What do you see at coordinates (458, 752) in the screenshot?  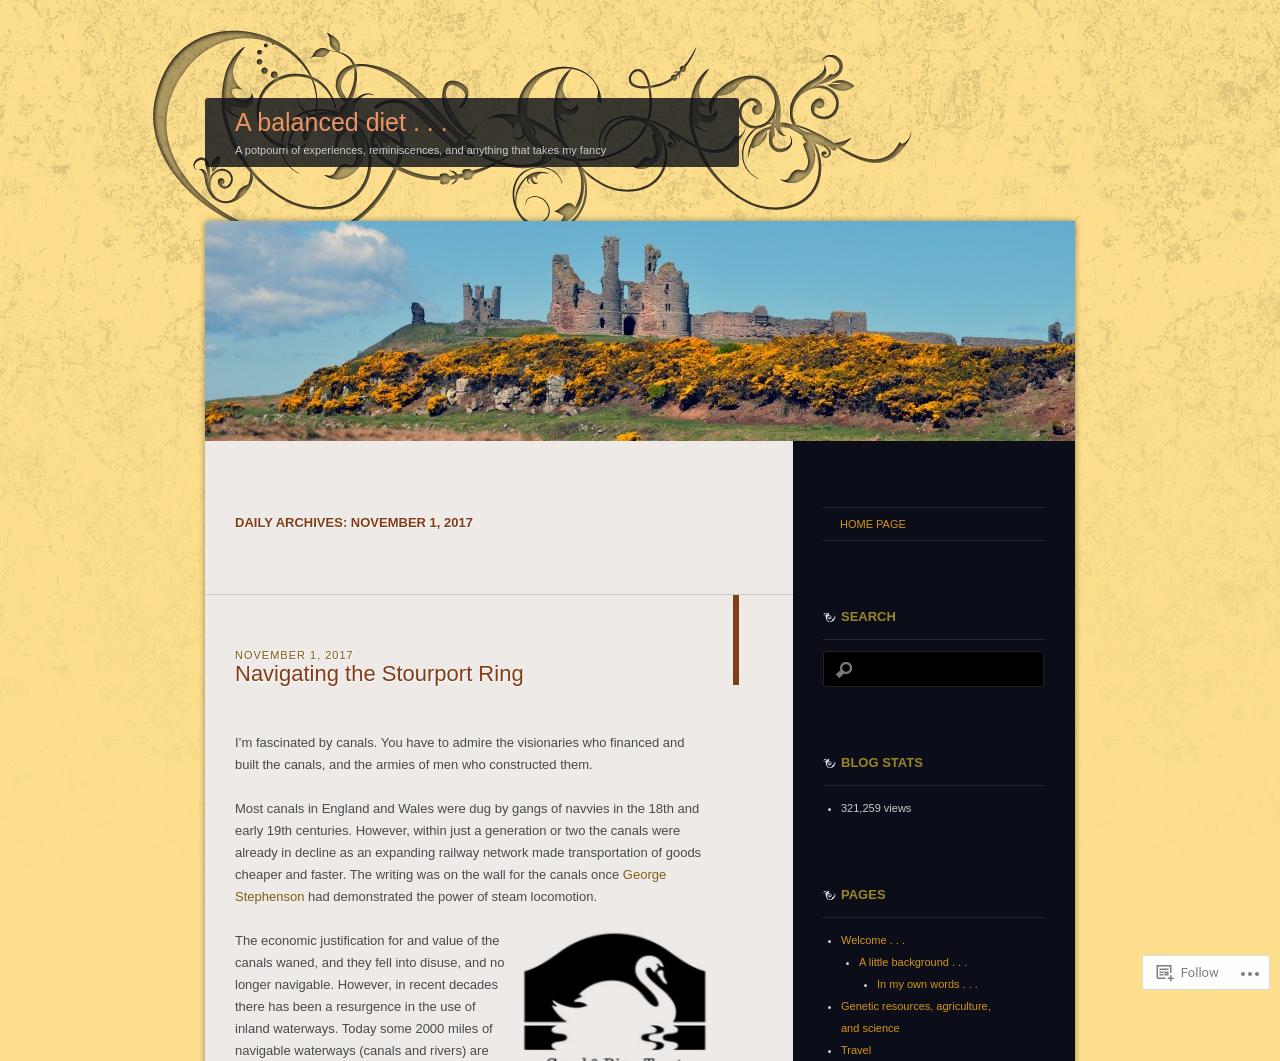 I see `'I’m fascinated by canals. You have to admire the visionaries who financed and built the canals, and the armies of men who constructed them.'` at bounding box center [458, 752].